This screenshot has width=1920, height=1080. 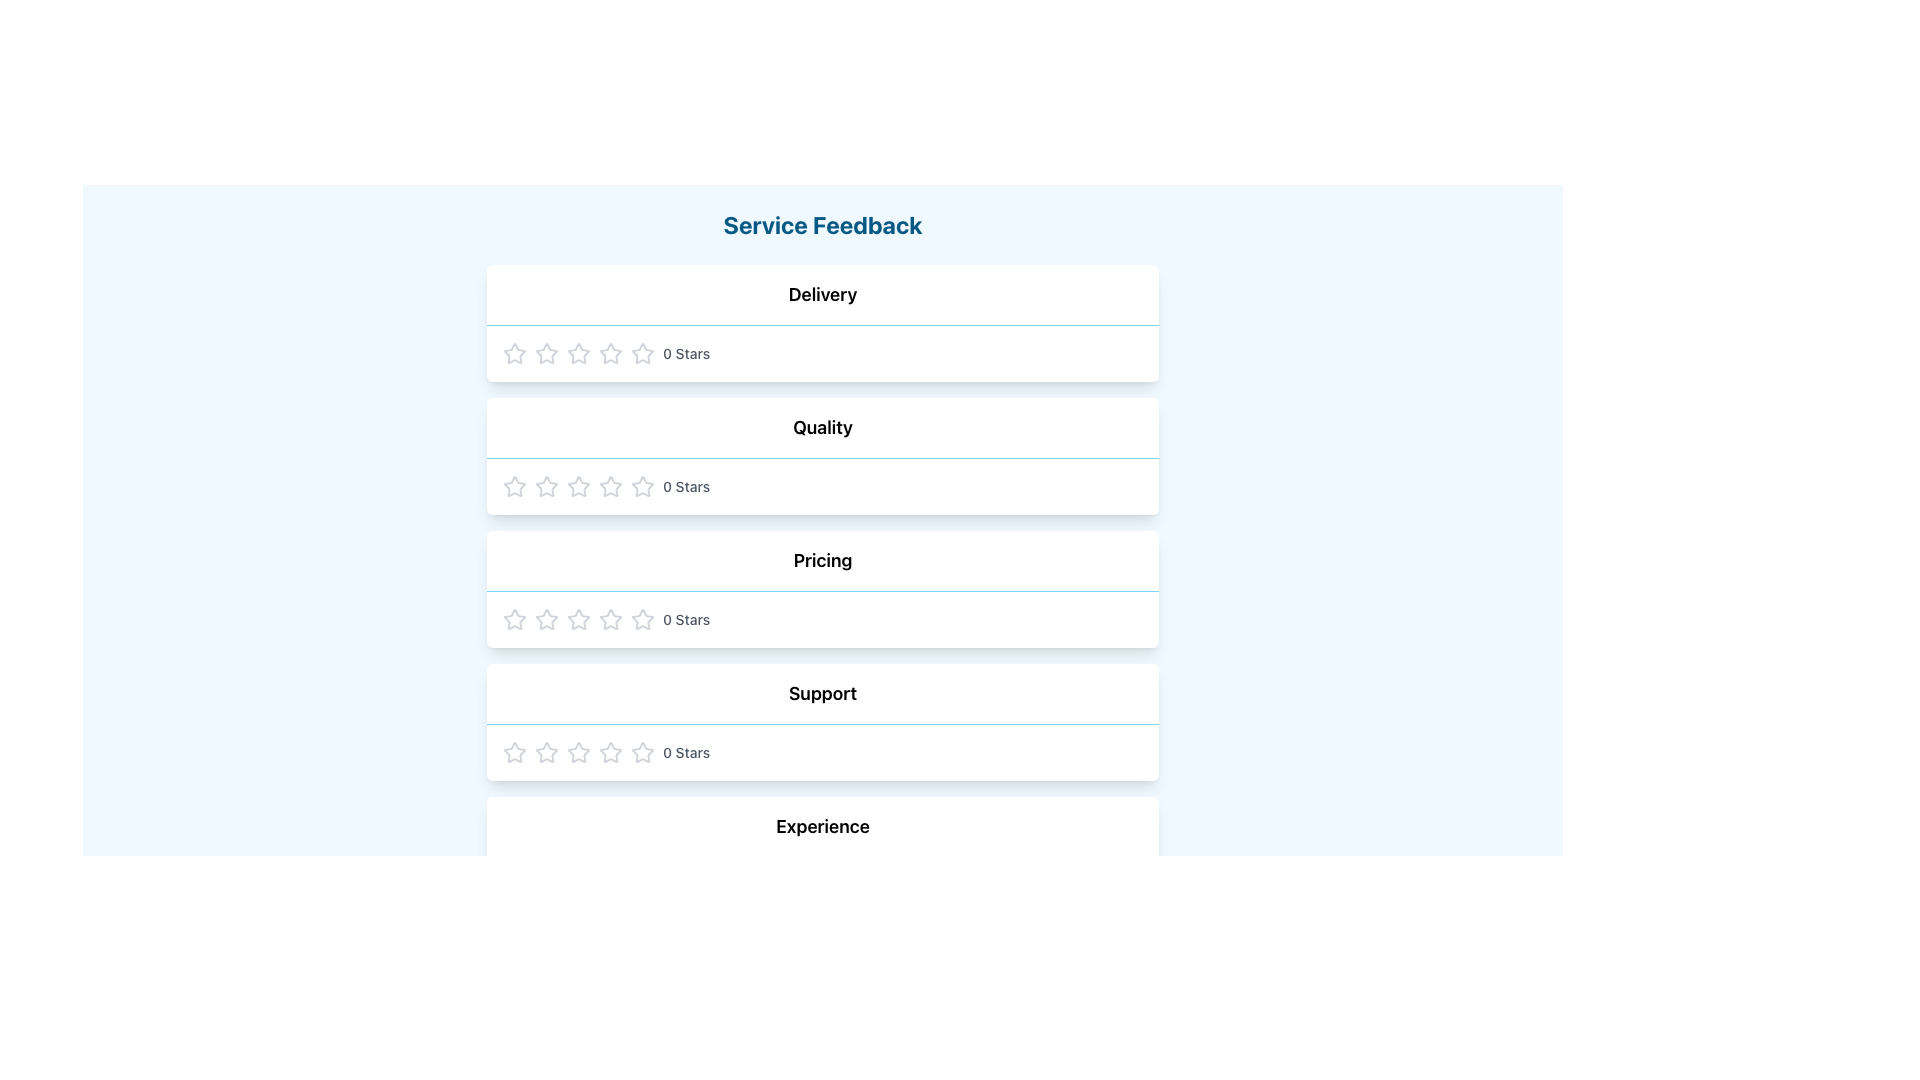 I want to click on the first gray outline star icon located under the 'Delivery' header to assign a one star rating, so click(x=514, y=353).